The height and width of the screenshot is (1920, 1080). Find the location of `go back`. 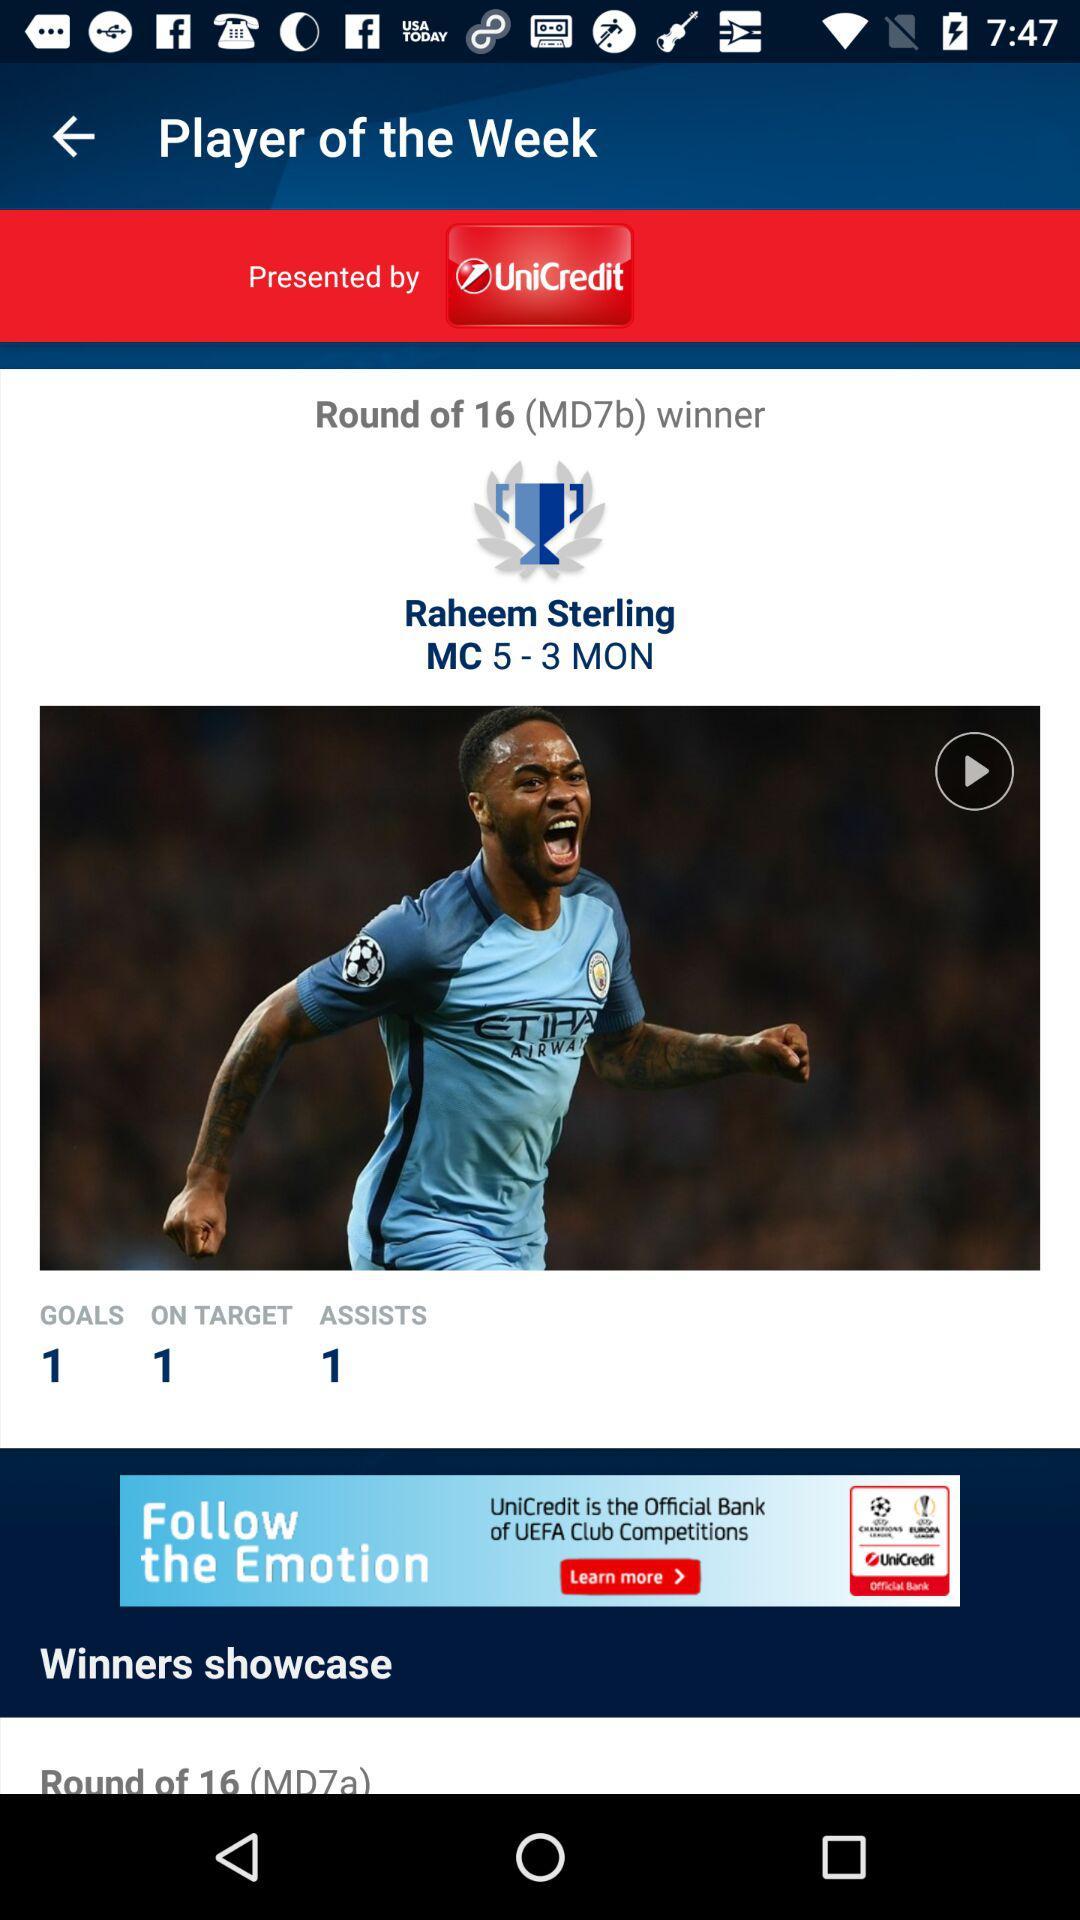

go back is located at coordinates (72, 135).